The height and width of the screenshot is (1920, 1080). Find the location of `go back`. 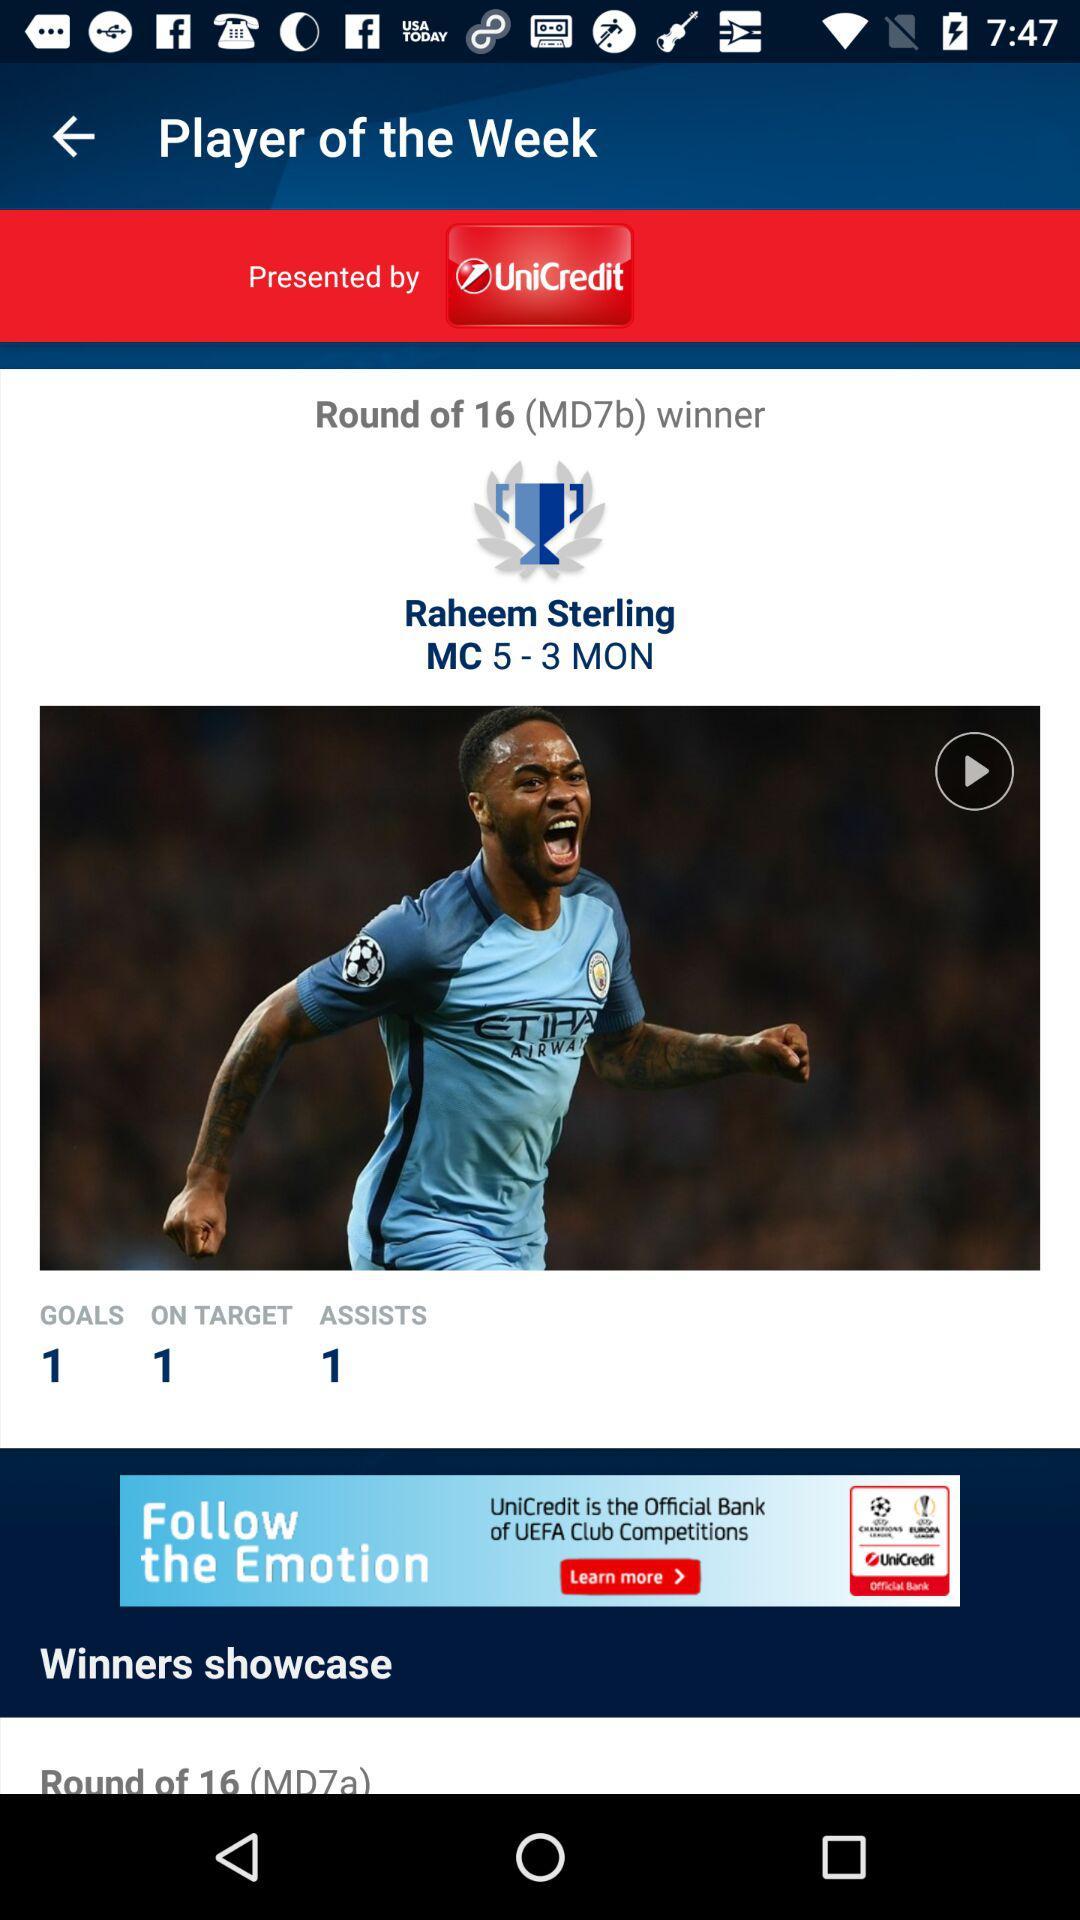

go back is located at coordinates (72, 135).